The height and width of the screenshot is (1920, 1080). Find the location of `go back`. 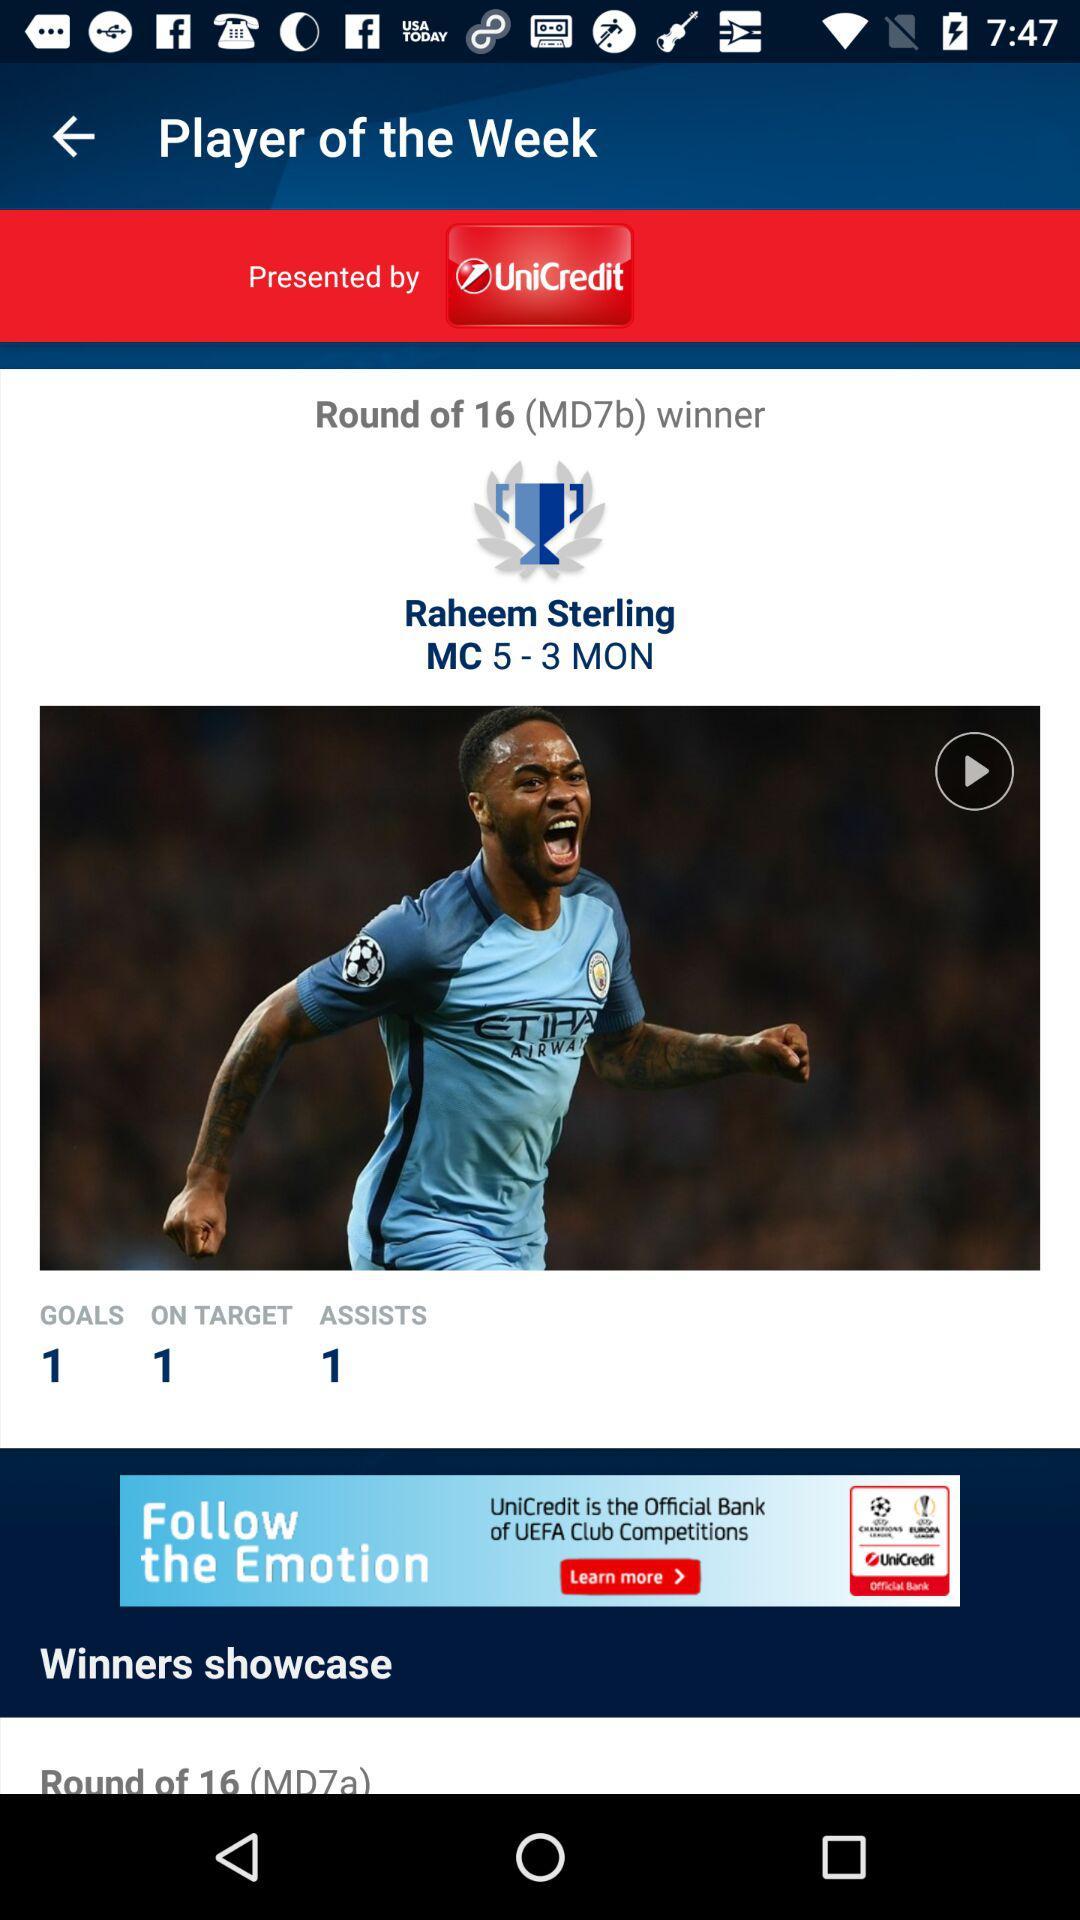

go back is located at coordinates (72, 135).